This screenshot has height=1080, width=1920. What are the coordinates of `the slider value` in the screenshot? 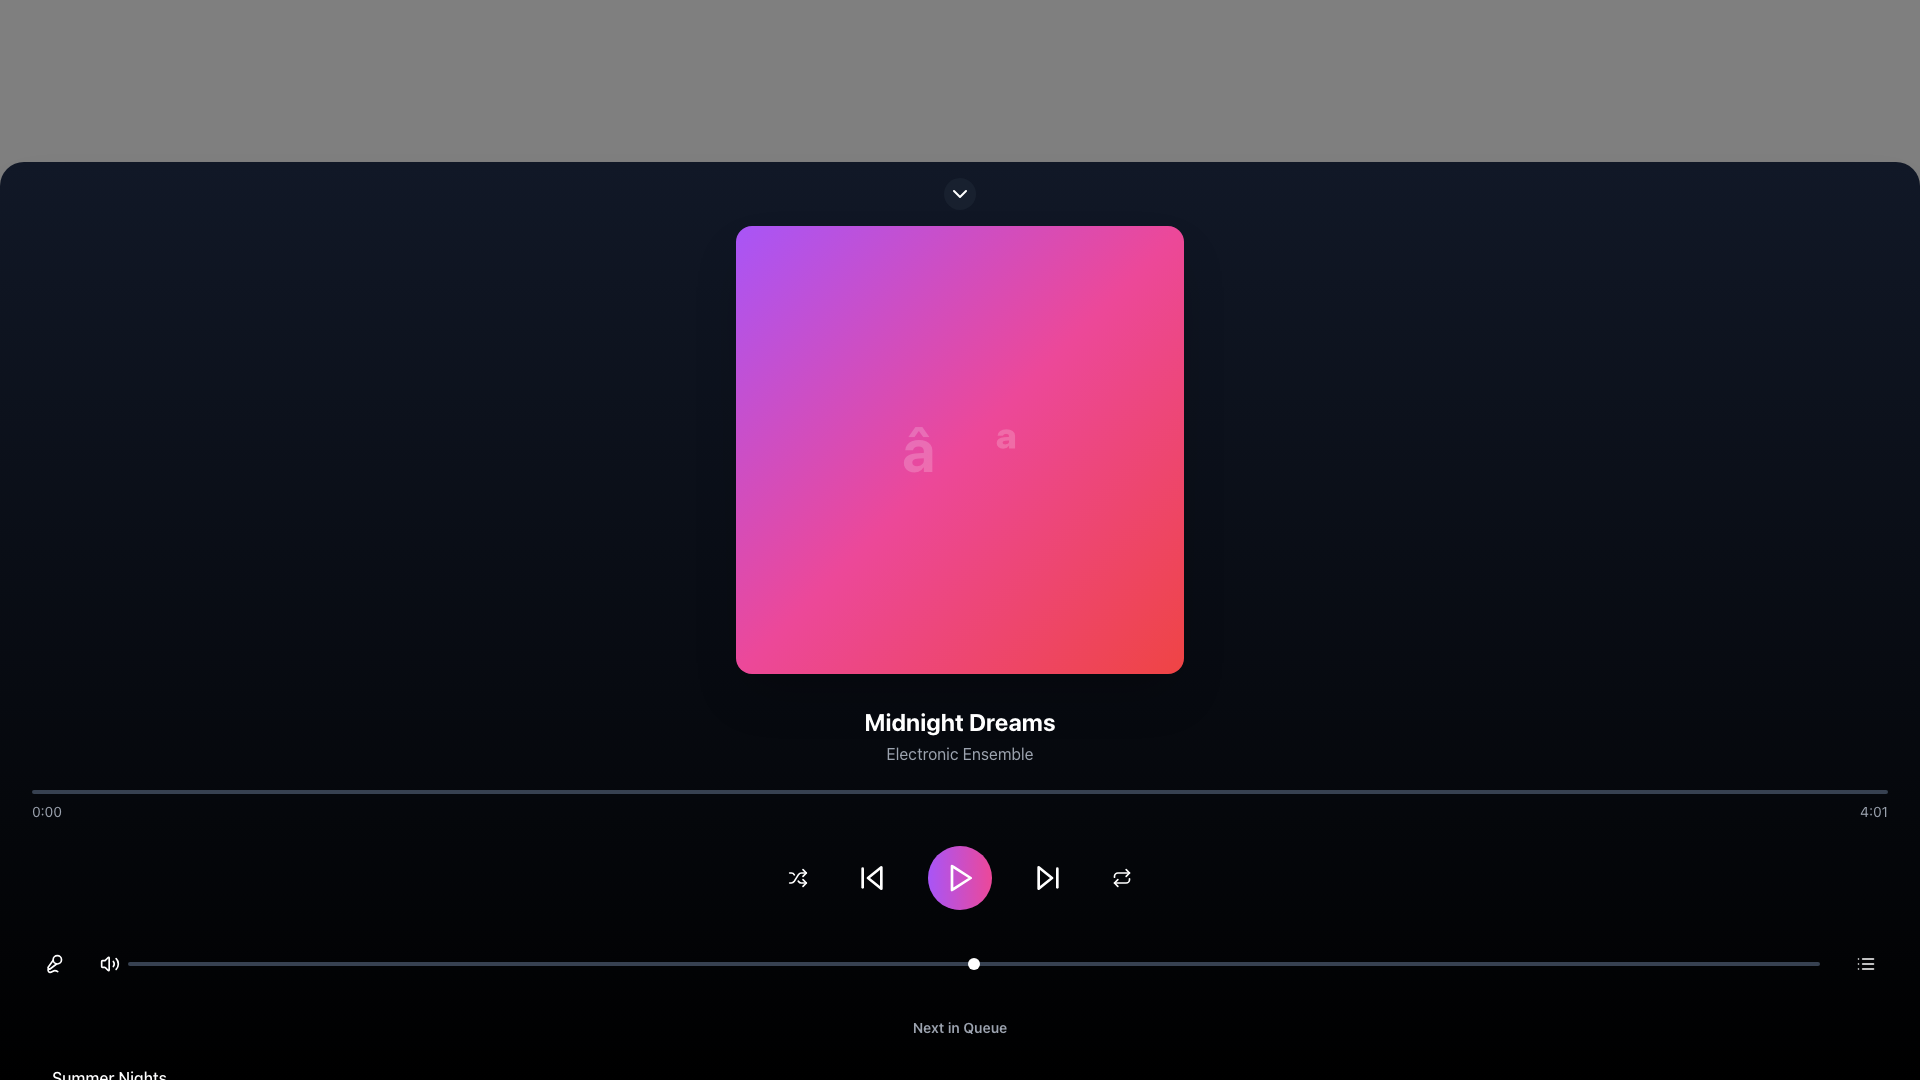 It's located at (821, 963).